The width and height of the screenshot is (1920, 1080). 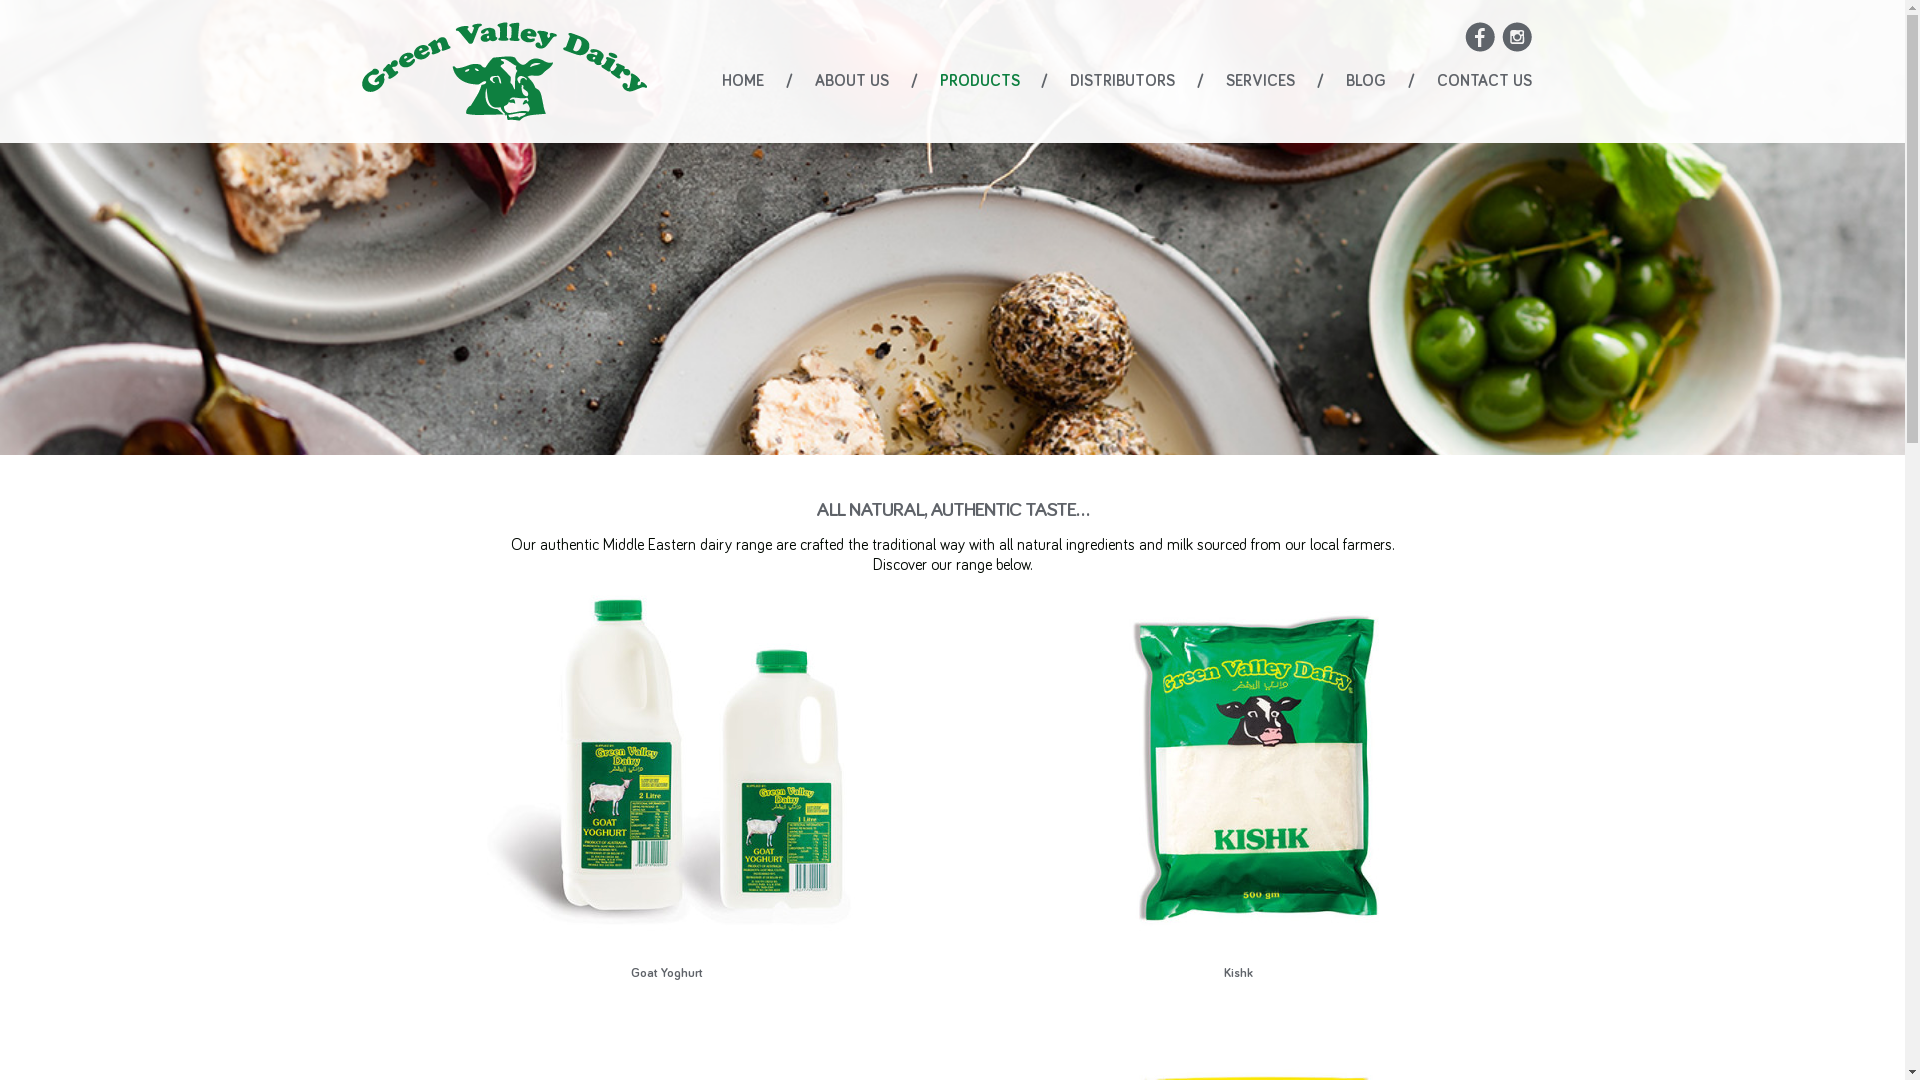 I want to click on 'Goat Yoghurt', so click(x=666, y=782).